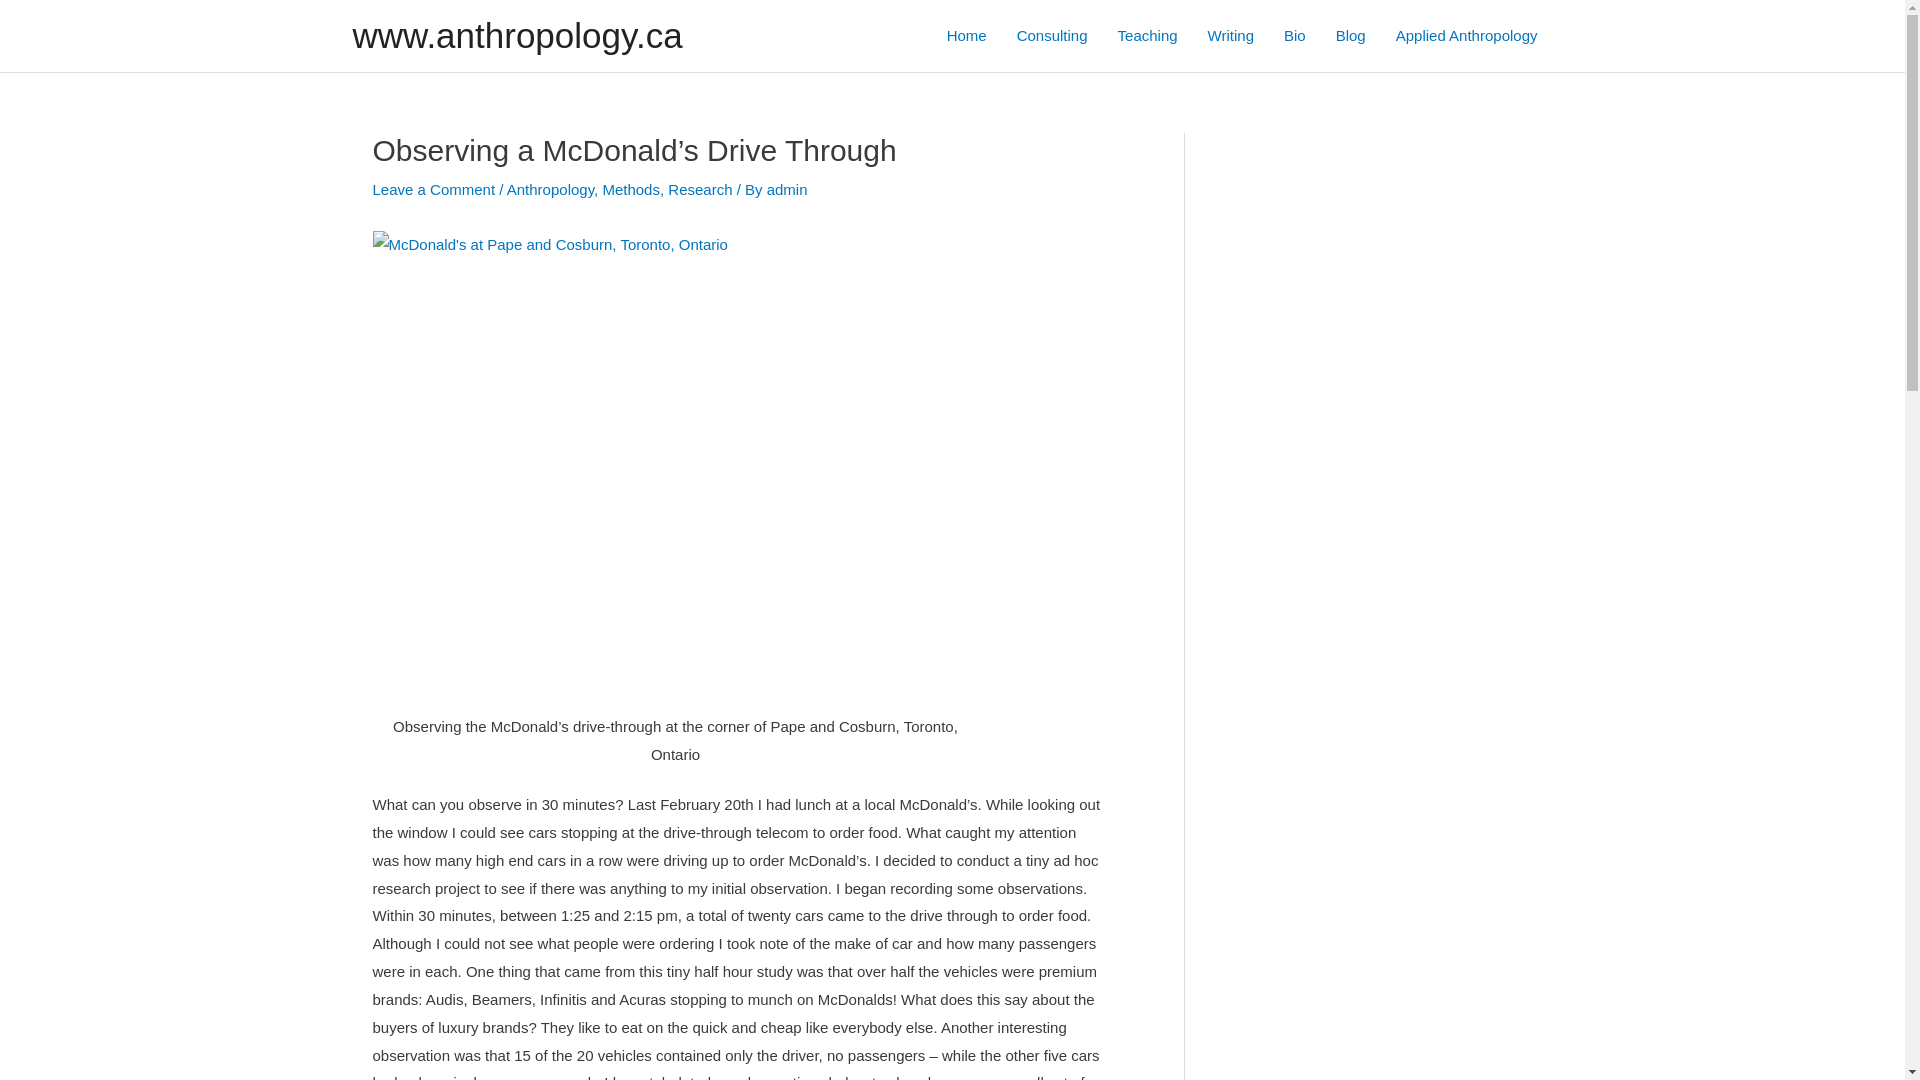  What do you see at coordinates (517, 35) in the screenshot?
I see `'www.anthropology.ca'` at bounding box center [517, 35].